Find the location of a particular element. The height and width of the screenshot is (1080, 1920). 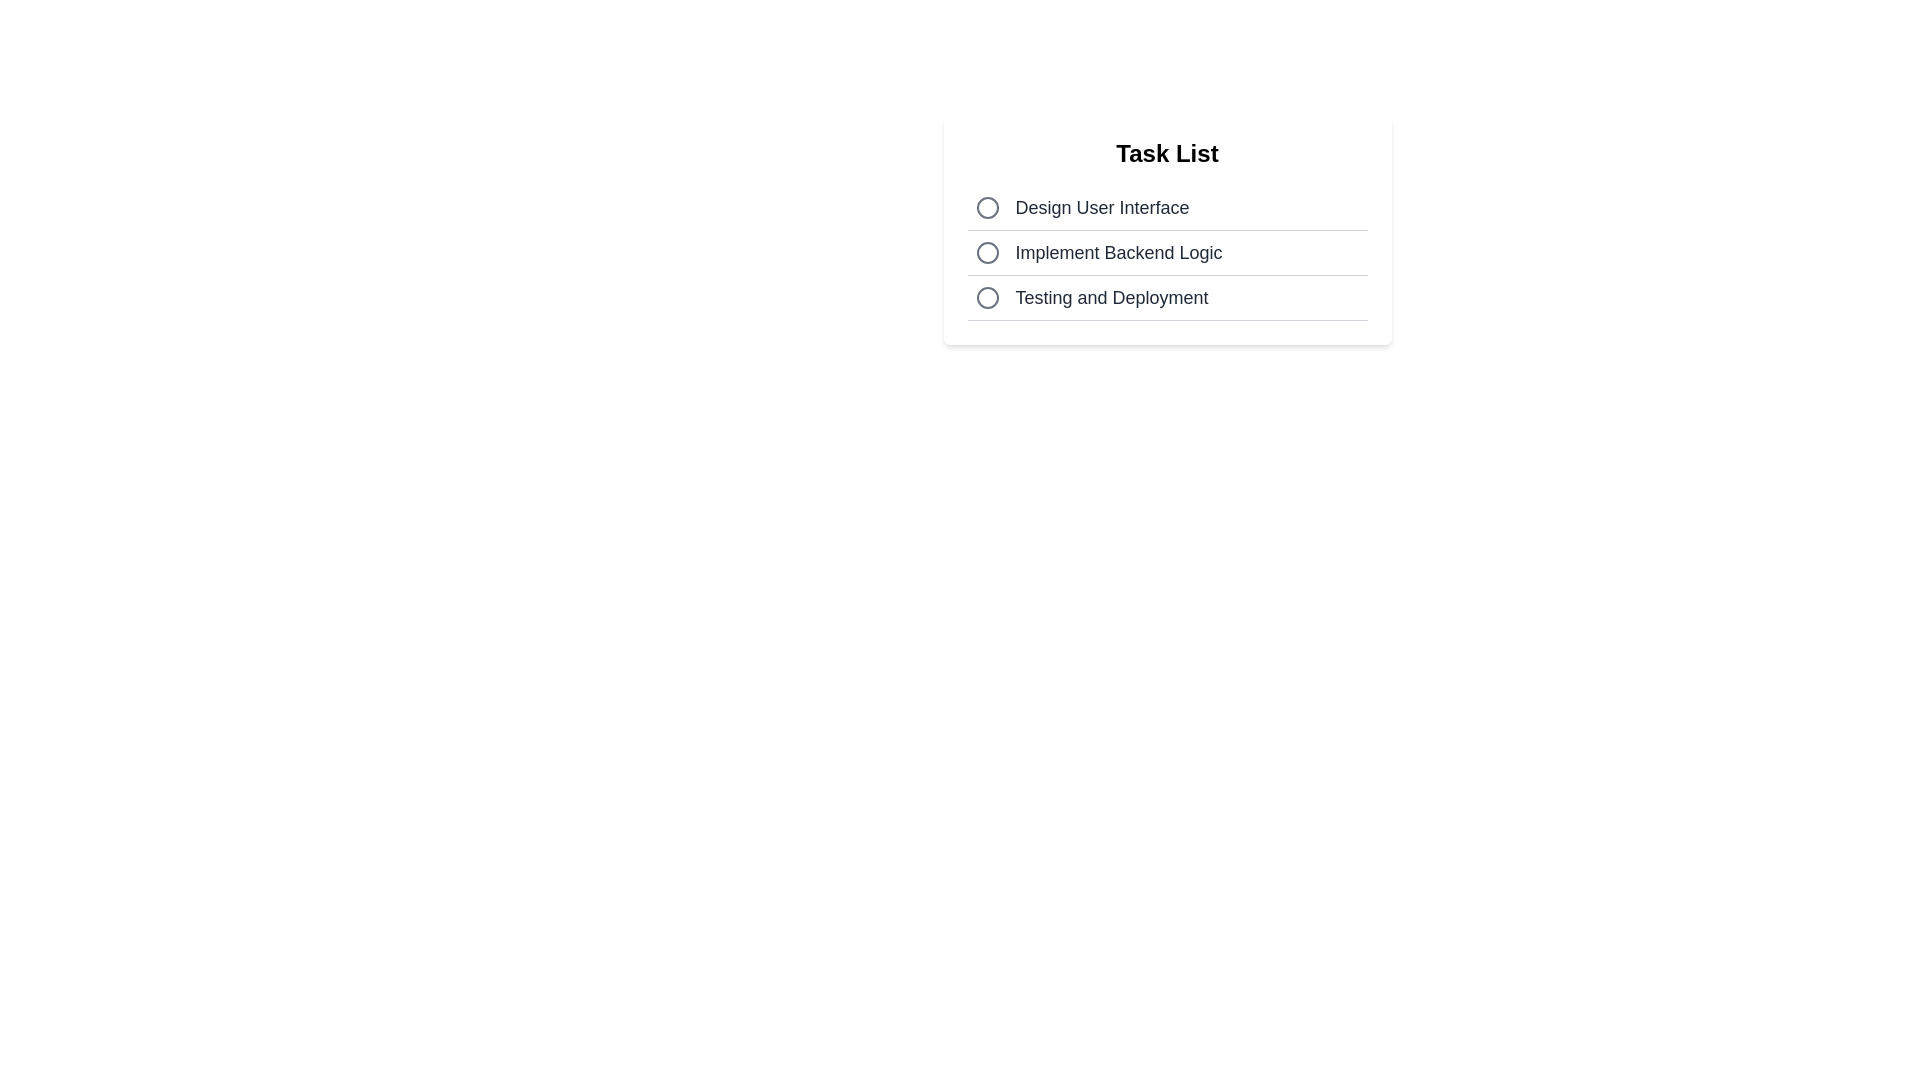

the Selection Indicator (Circle) next to the text 'Design User Interface' in the task list is located at coordinates (987, 208).